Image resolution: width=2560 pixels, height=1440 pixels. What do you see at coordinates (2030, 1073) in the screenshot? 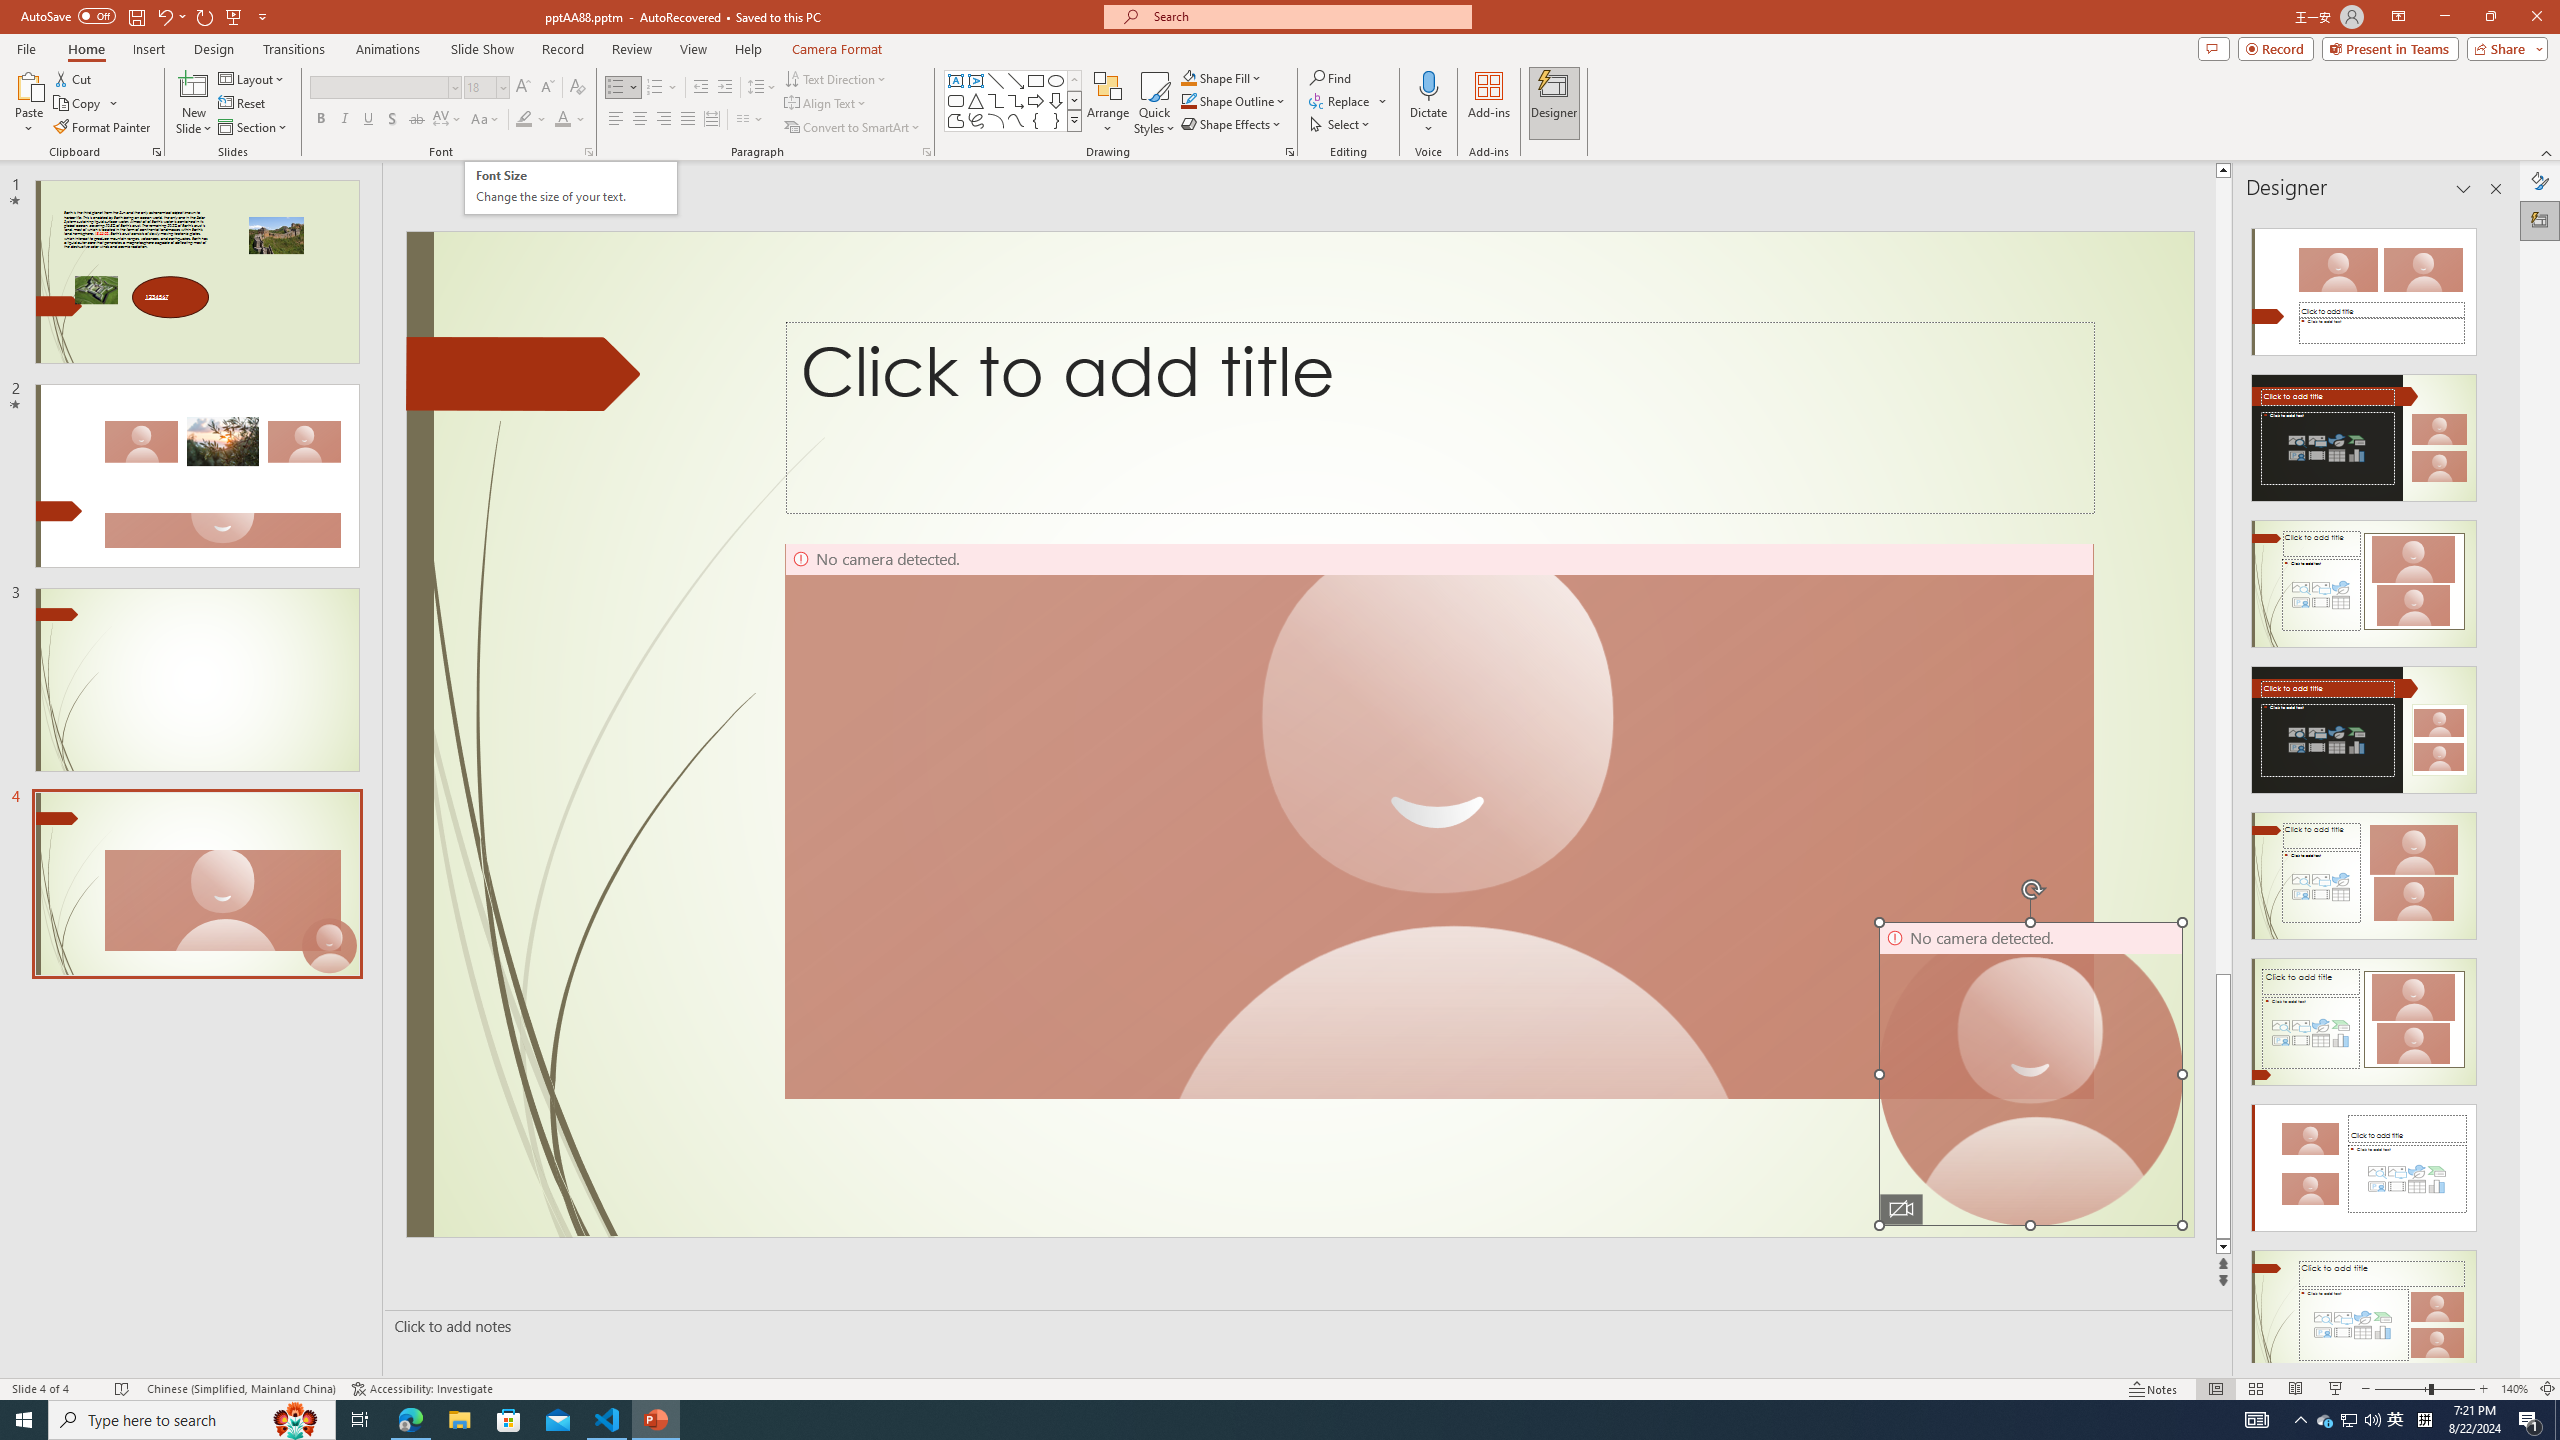
I see `'Camera 4, No camera detected.'` at bounding box center [2030, 1073].